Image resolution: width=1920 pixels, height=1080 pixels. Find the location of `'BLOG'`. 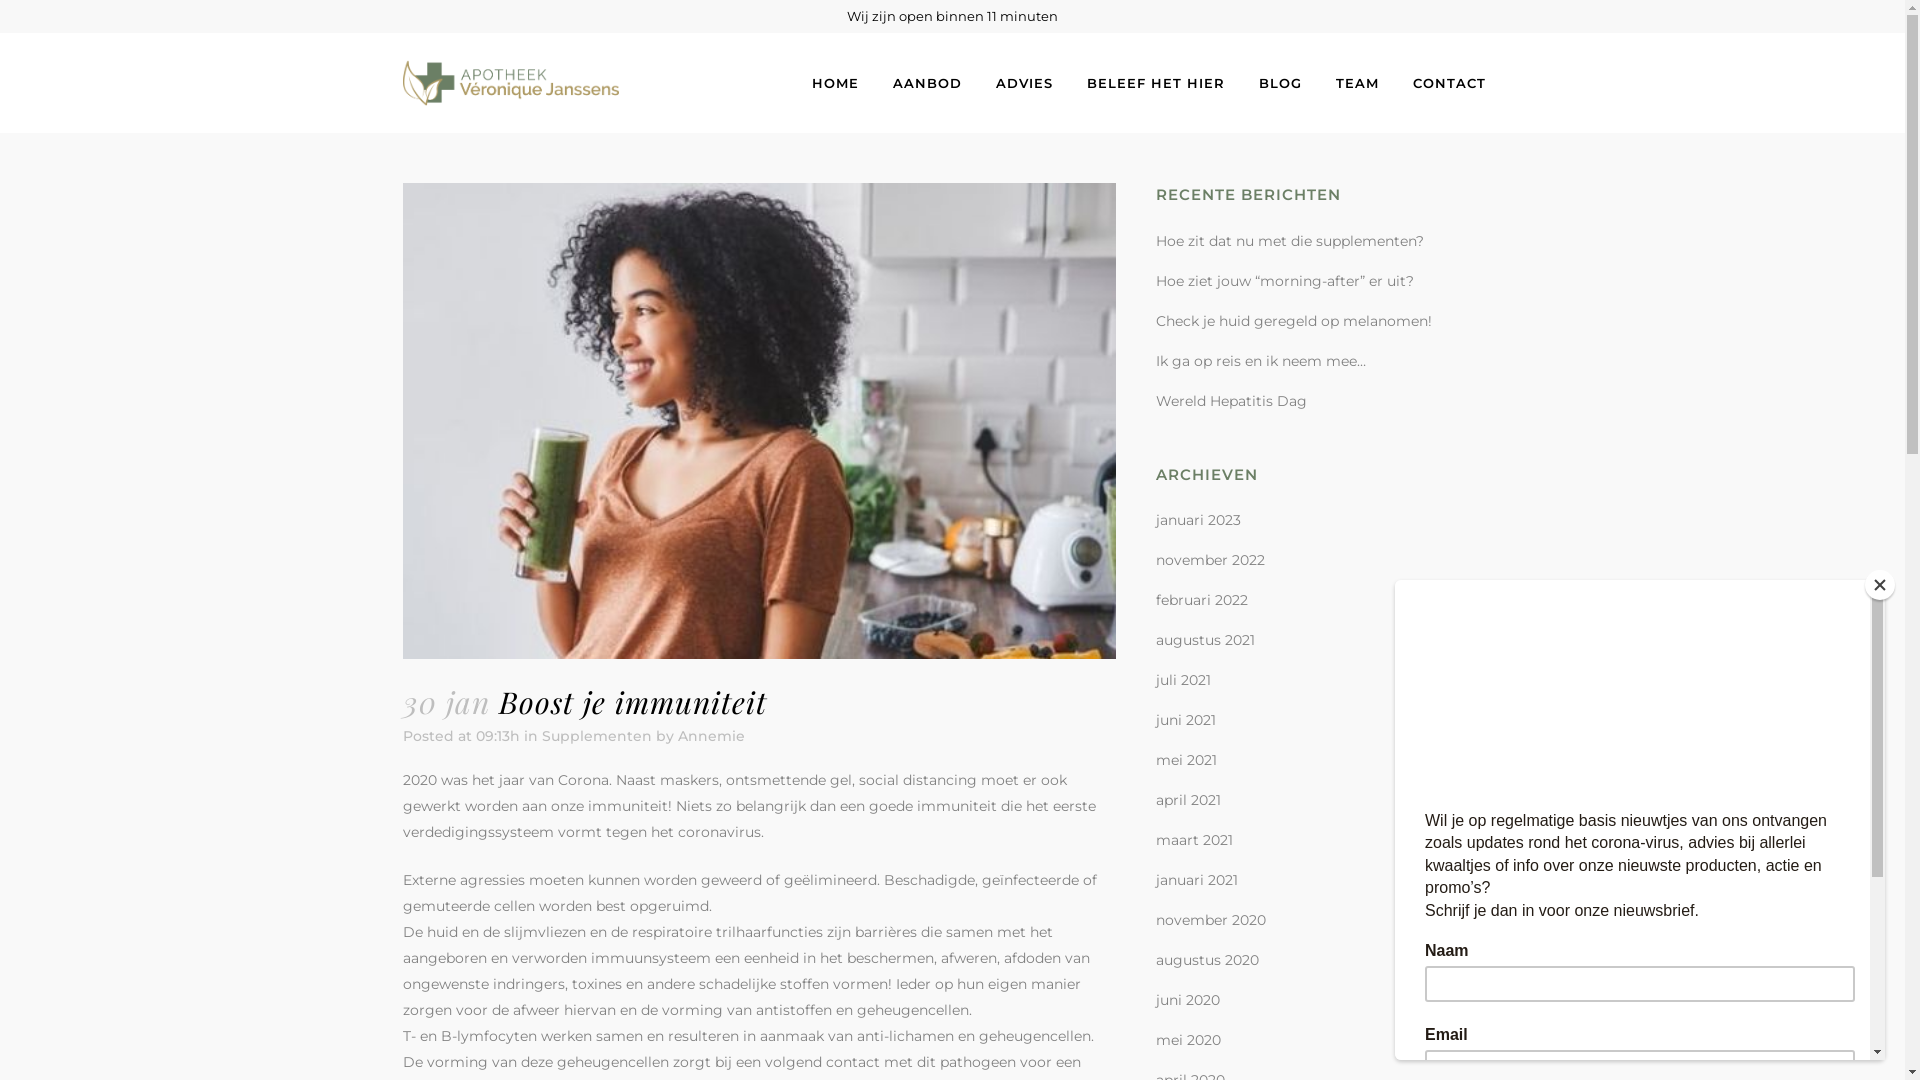

'BLOG' is located at coordinates (1280, 82).